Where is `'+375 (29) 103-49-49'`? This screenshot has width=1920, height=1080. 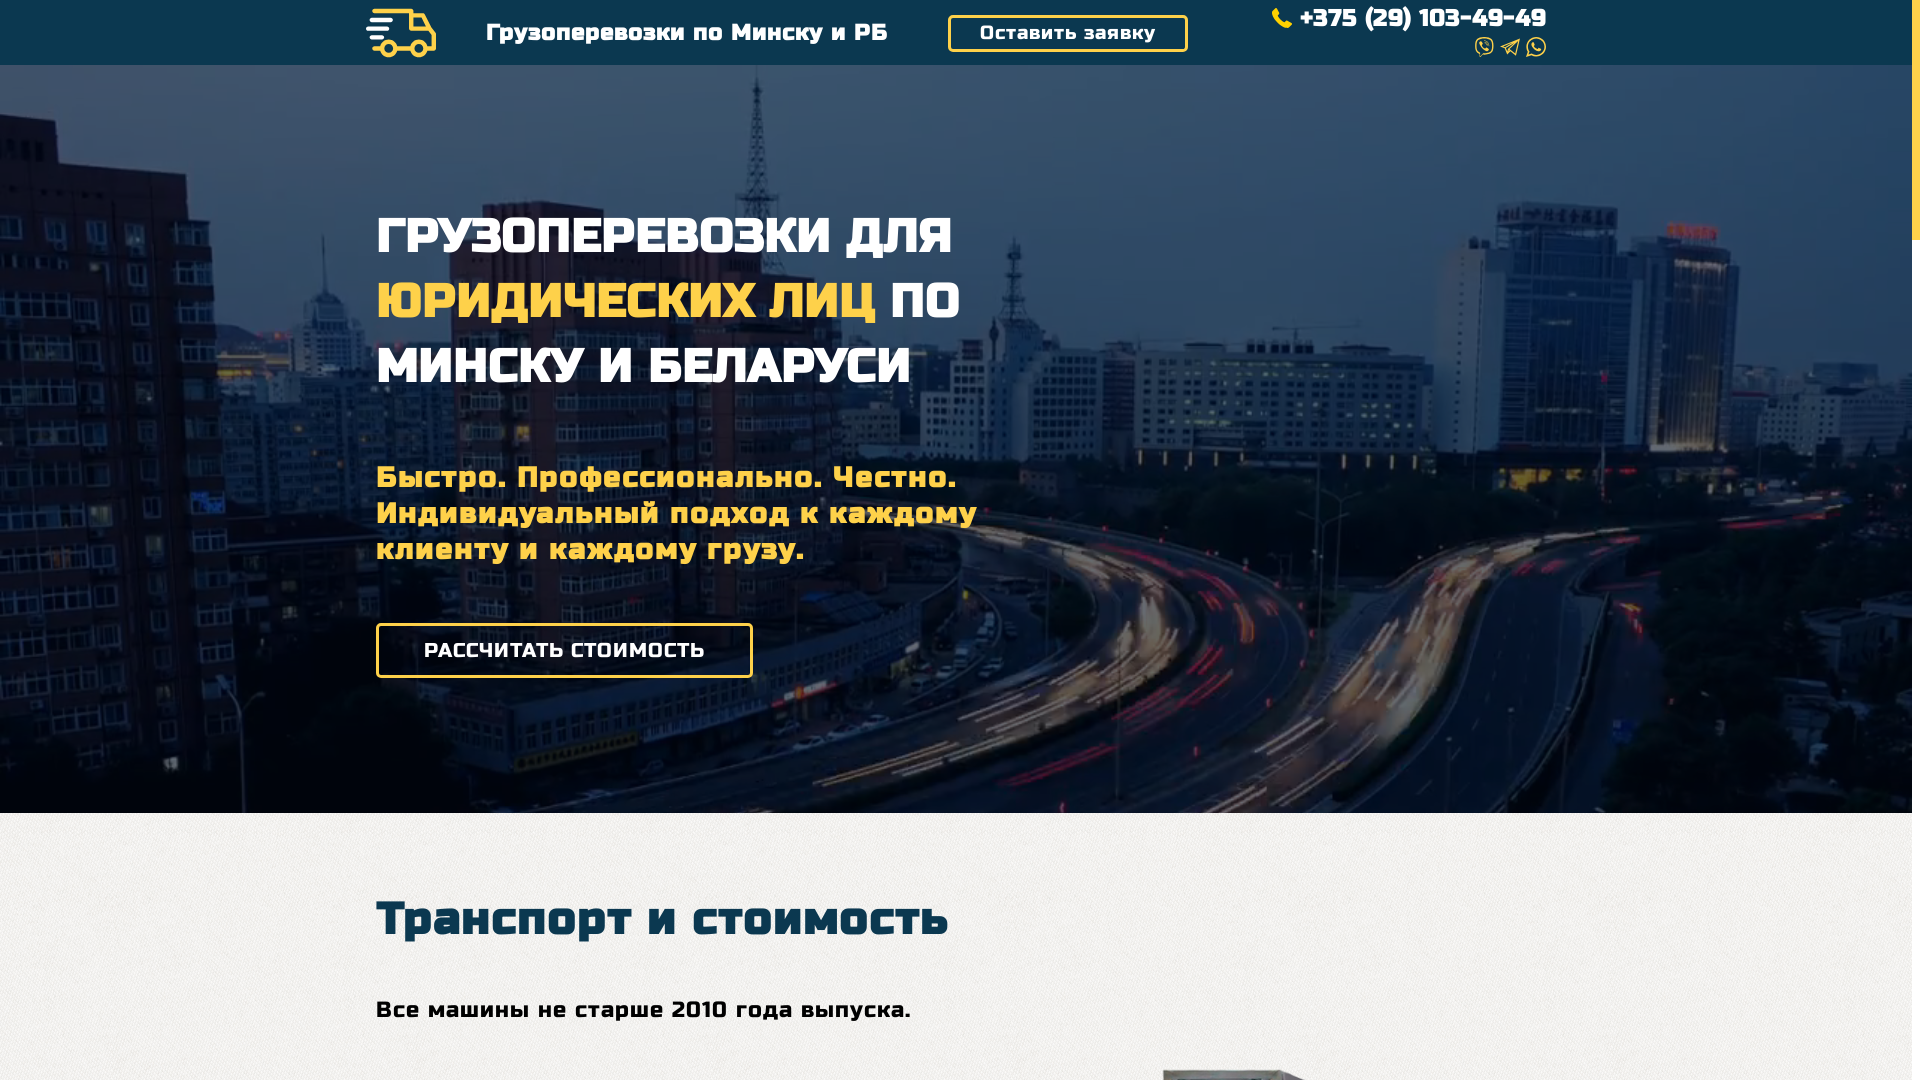 '+375 (29) 103-49-49' is located at coordinates (1408, 19).